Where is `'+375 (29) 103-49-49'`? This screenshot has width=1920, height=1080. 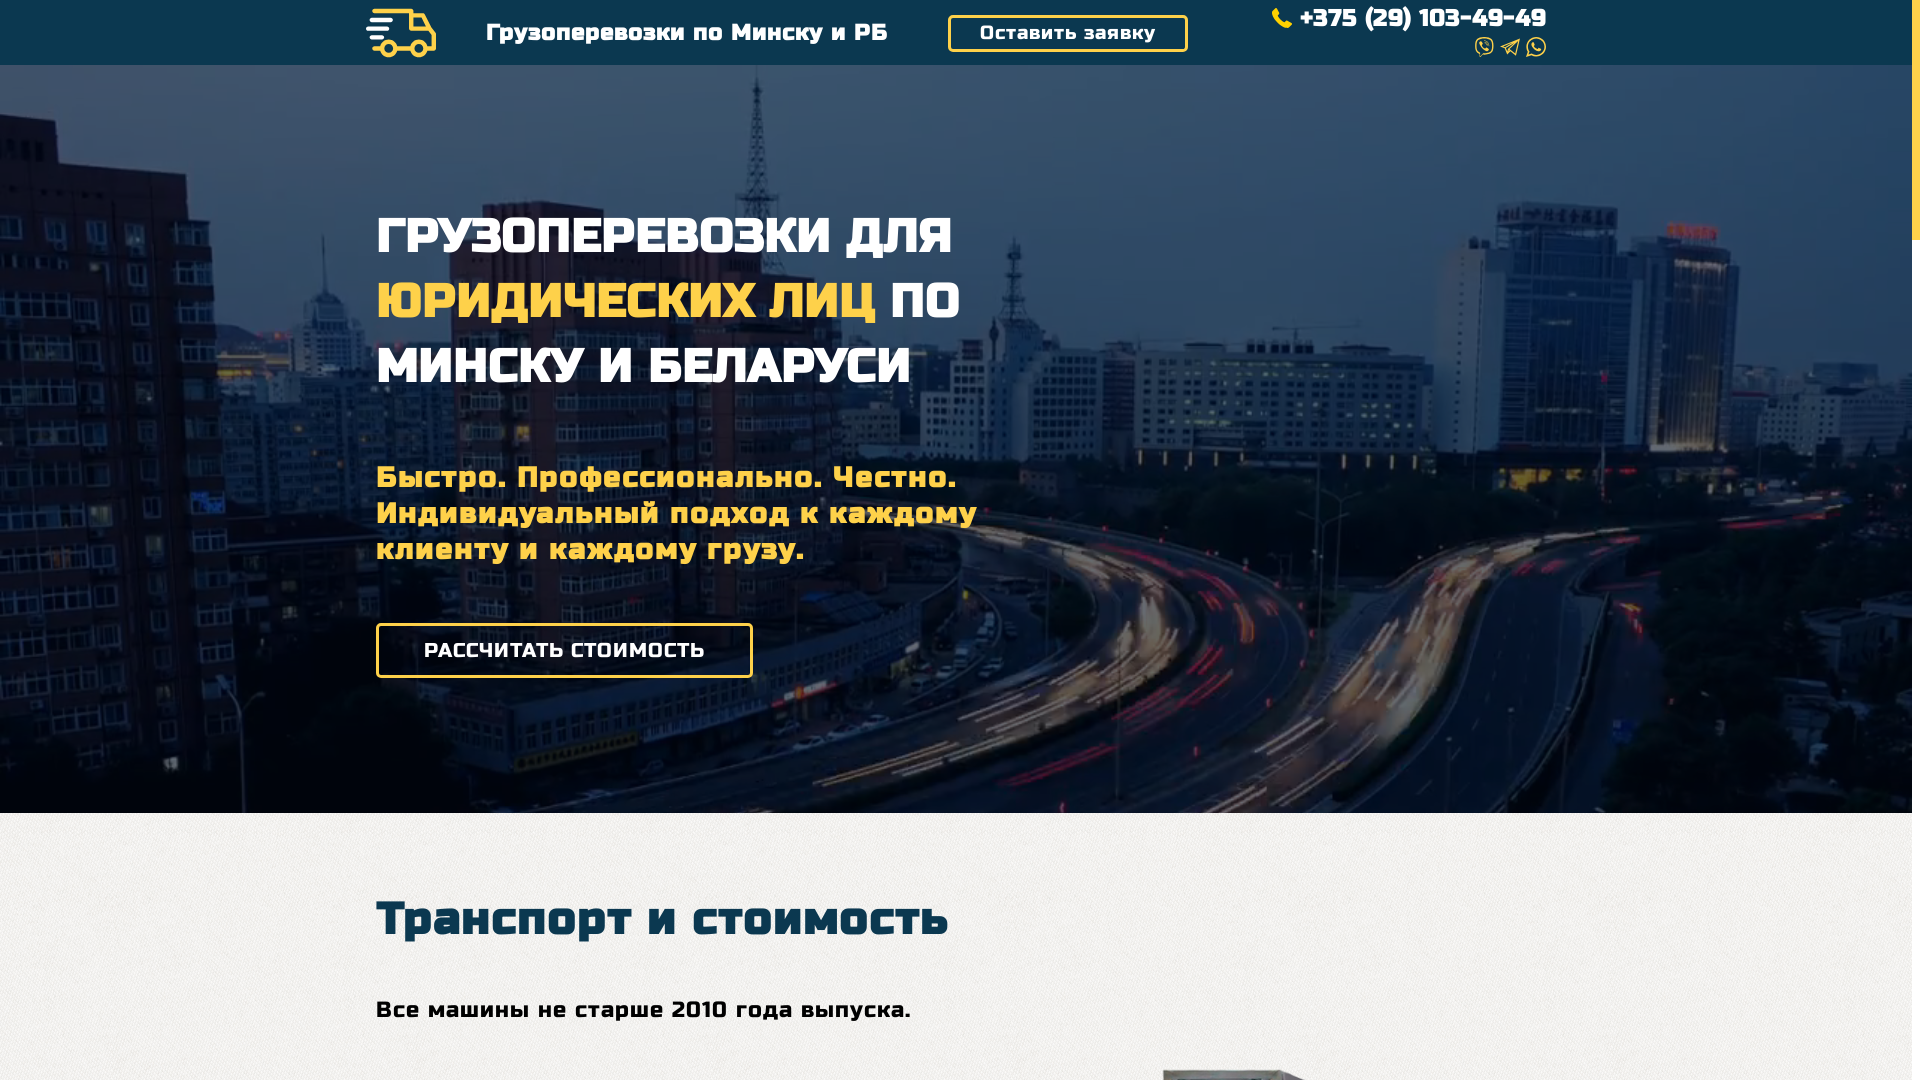 '+375 (29) 103-49-49' is located at coordinates (1408, 19).